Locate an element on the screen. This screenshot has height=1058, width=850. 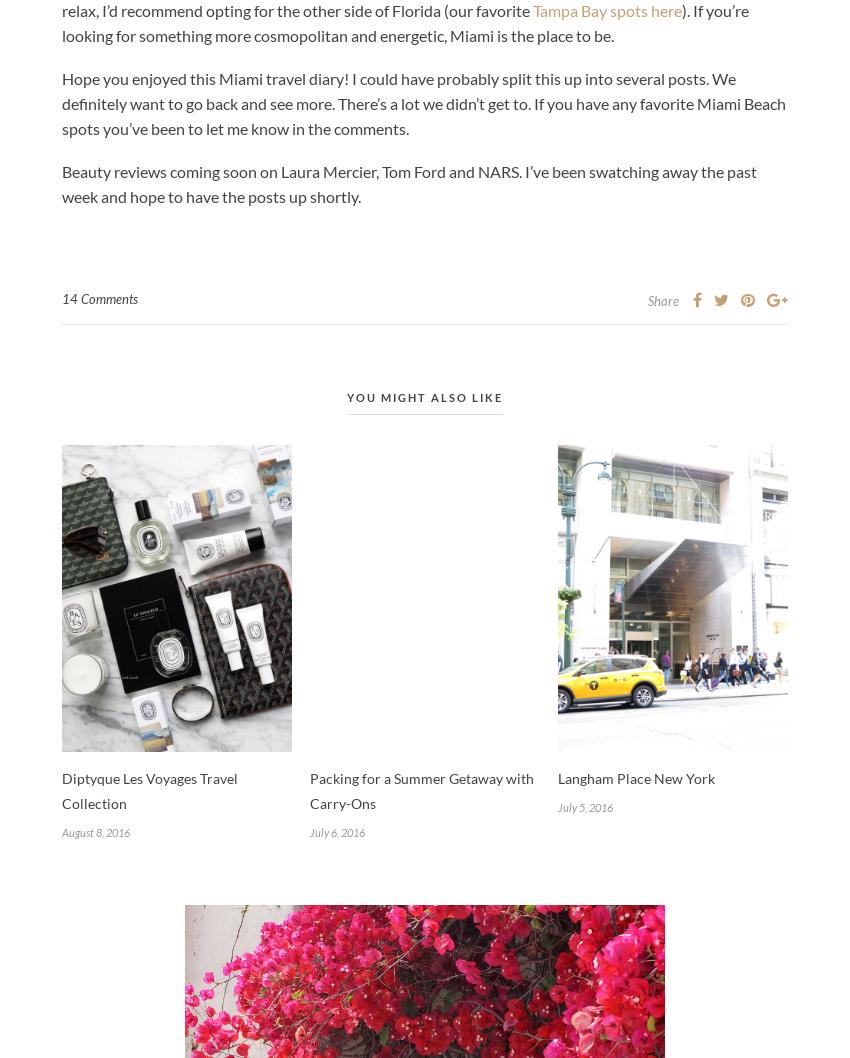
'Hope you enjoyed this Miami travel diary! I could have probably split this up into several posts. We definitely want to go back and see more. There’s a lot we didn’t get to. If you have any favorite Miami Beach spots you’ve been to let me know in the comments.' is located at coordinates (423, 102).